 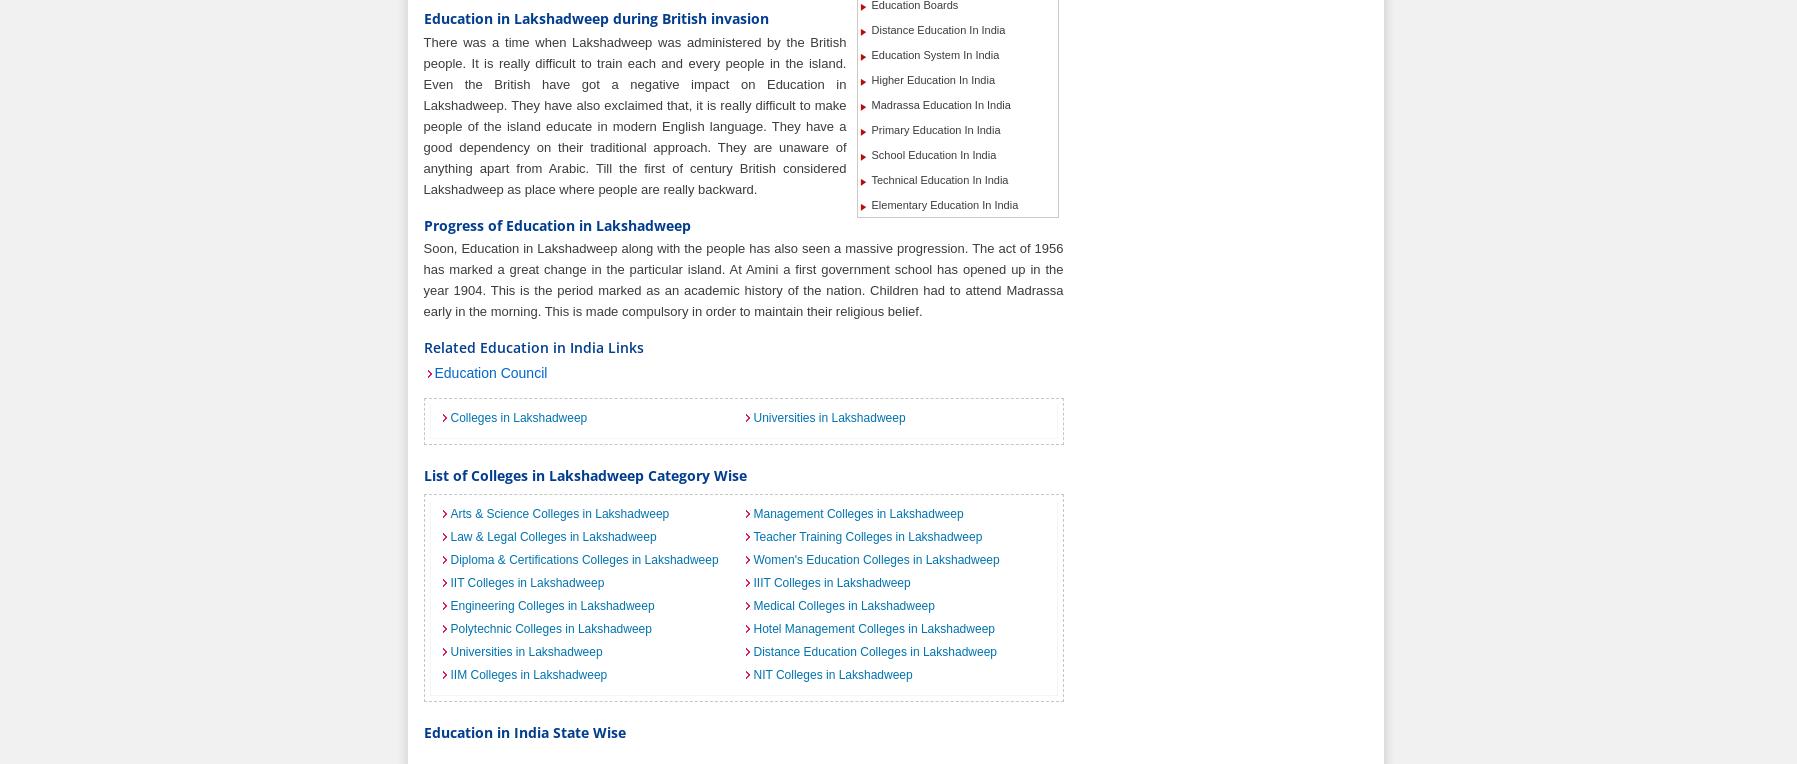 I want to click on 'Elementary Education In India', so click(x=944, y=203).